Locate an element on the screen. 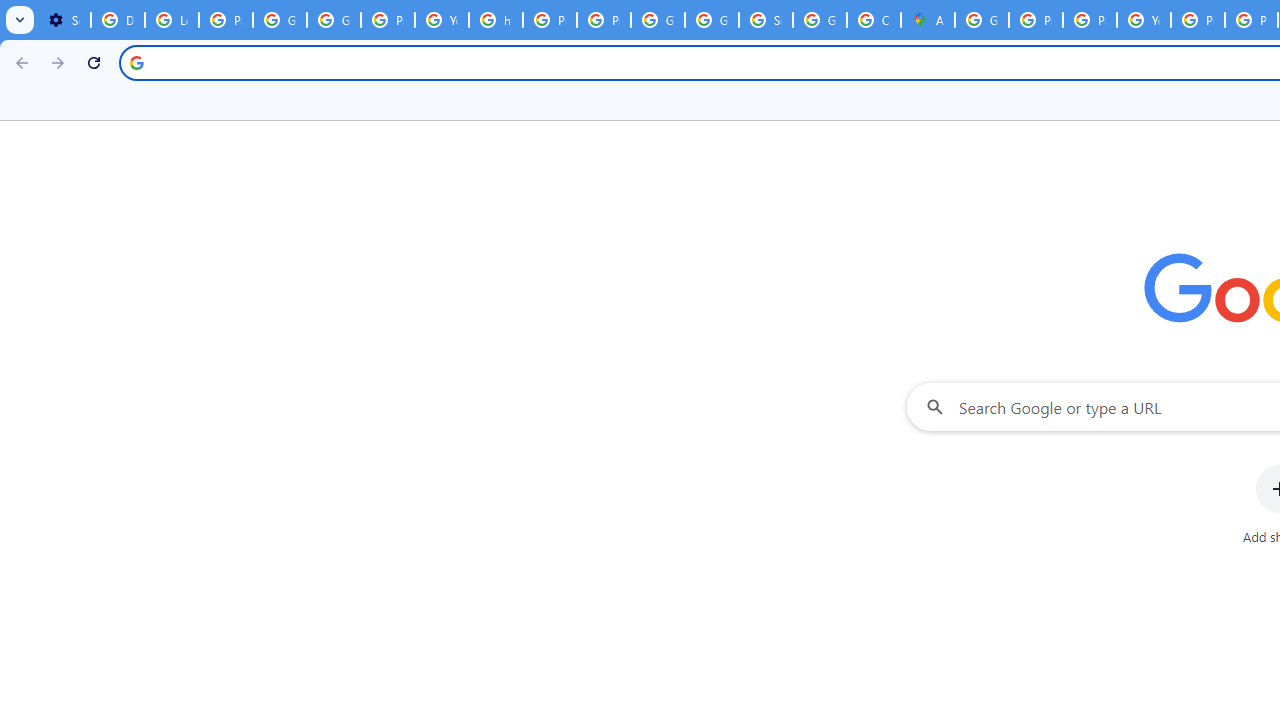 Image resolution: width=1280 pixels, height=720 pixels. 'https://scholar.google.com/' is located at coordinates (496, 20).